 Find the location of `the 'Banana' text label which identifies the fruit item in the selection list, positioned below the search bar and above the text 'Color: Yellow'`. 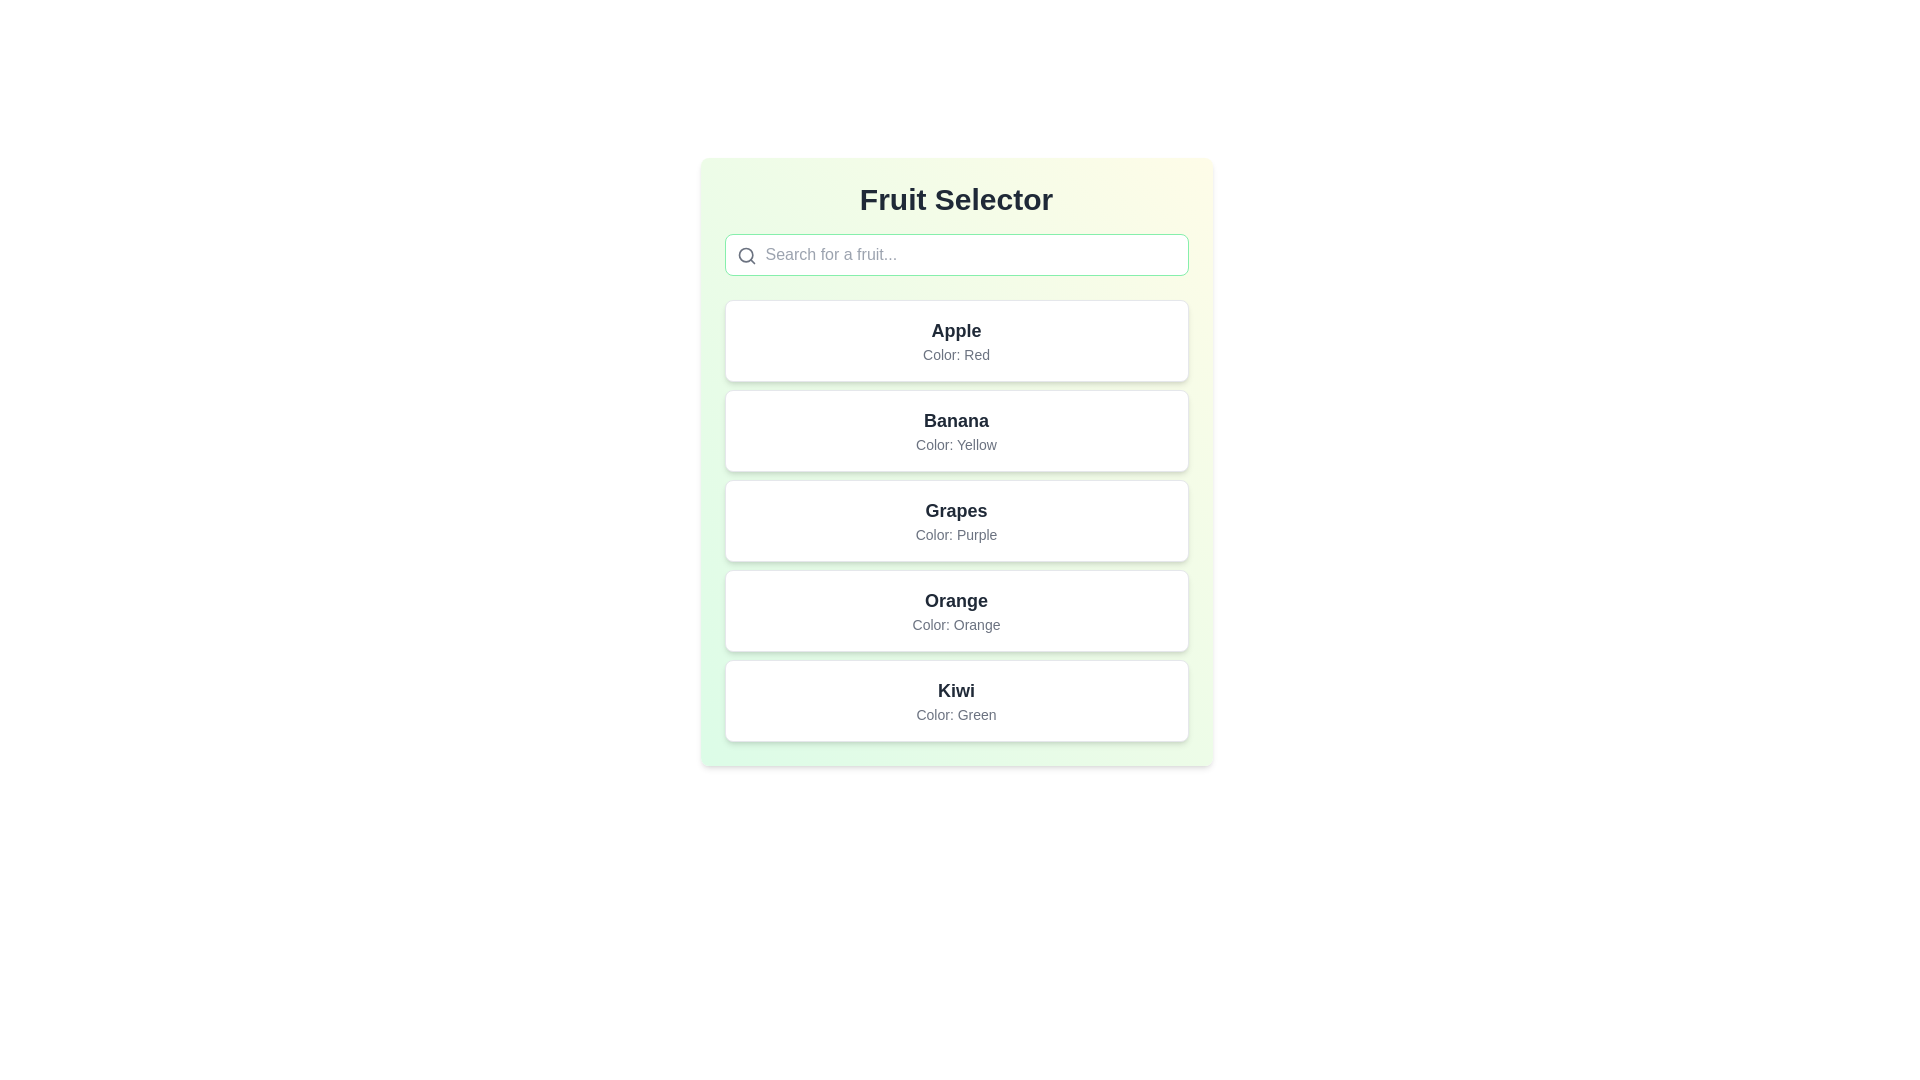

the 'Banana' text label which identifies the fruit item in the selection list, positioned below the search bar and above the text 'Color: Yellow' is located at coordinates (955, 419).